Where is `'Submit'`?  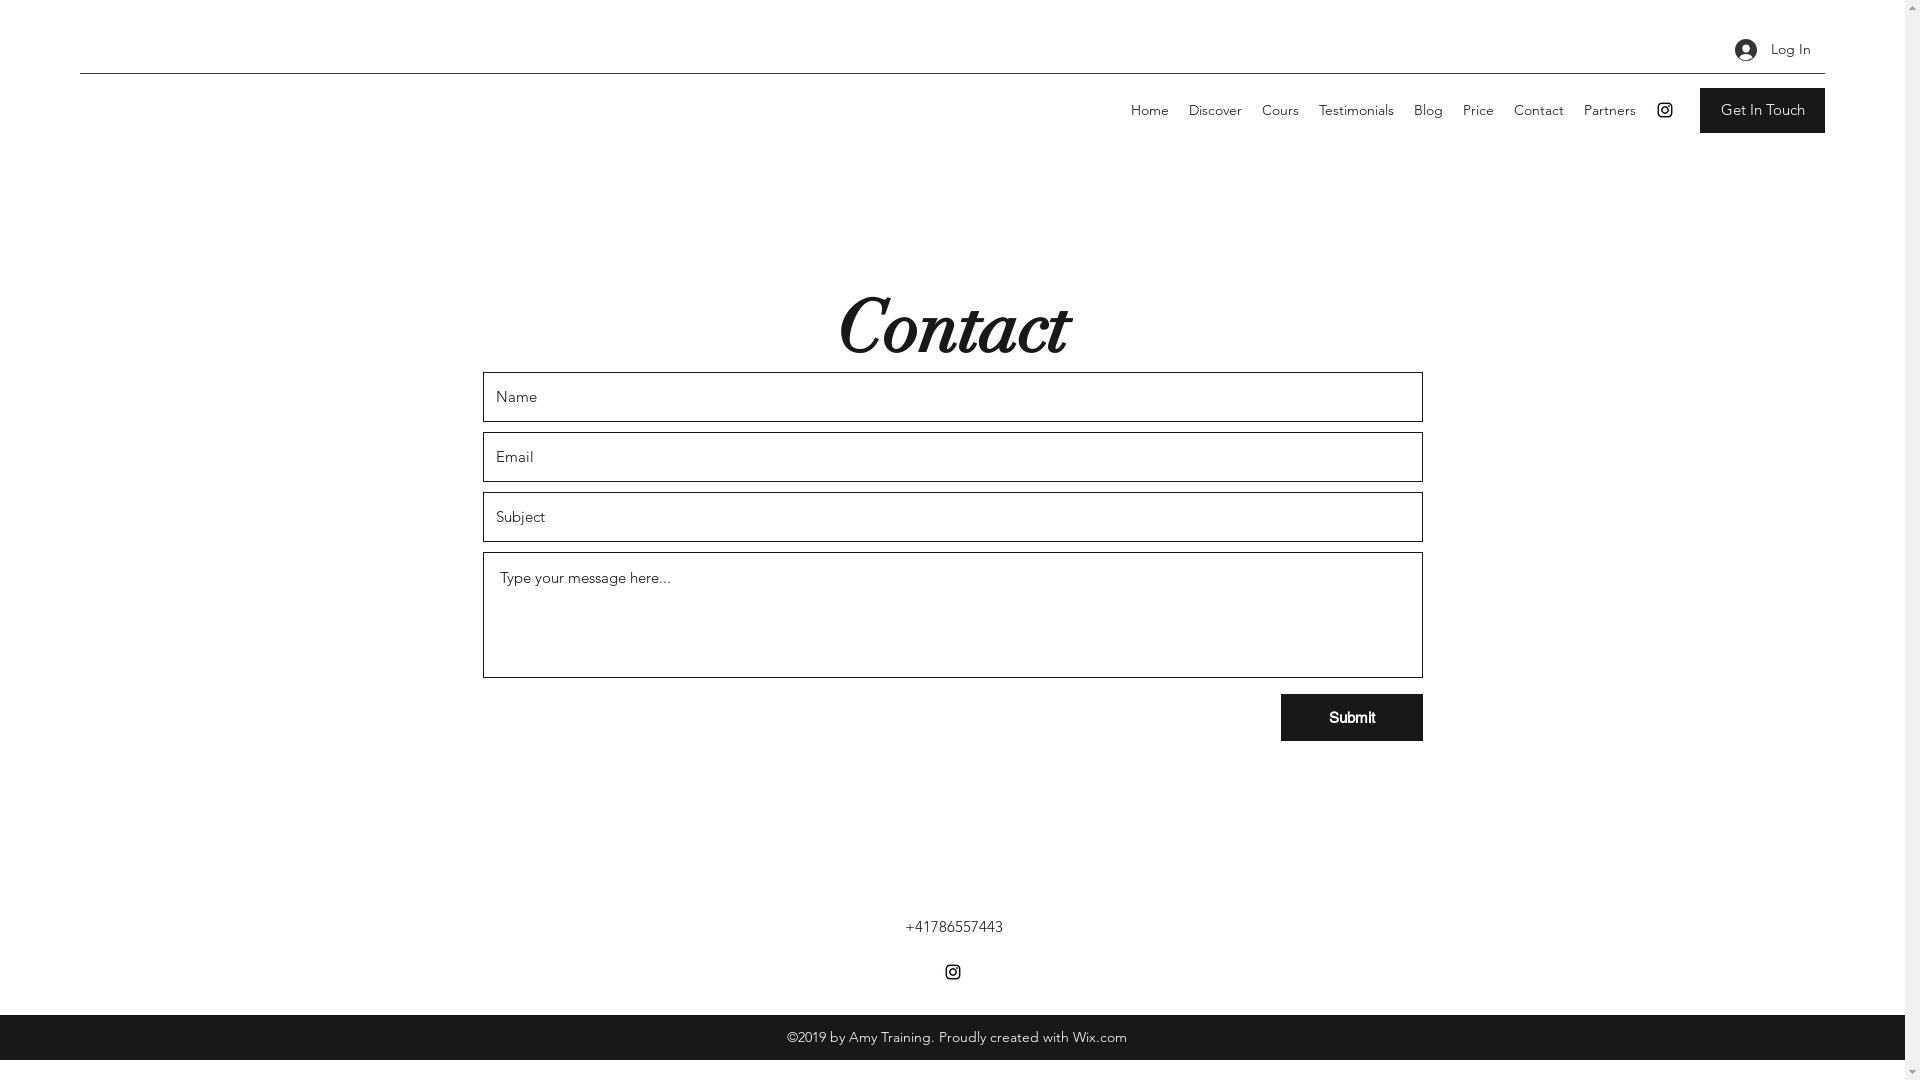 'Submit' is located at coordinates (1350, 716).